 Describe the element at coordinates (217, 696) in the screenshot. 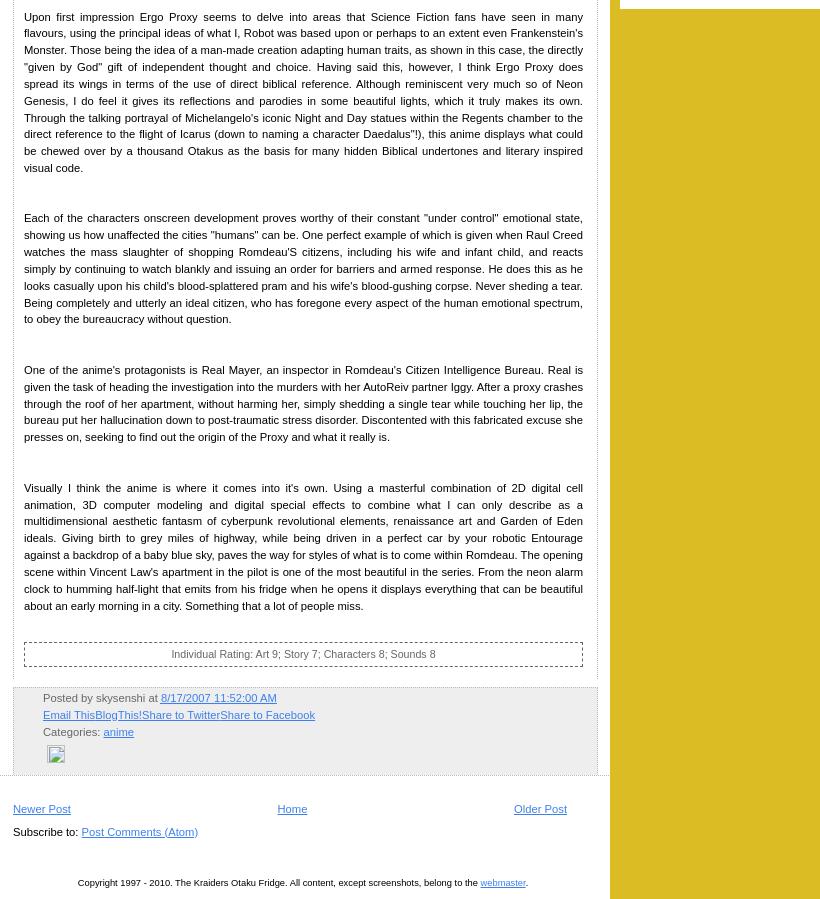

I see `'8/17/2007 11:52:00 AM'` at that location.